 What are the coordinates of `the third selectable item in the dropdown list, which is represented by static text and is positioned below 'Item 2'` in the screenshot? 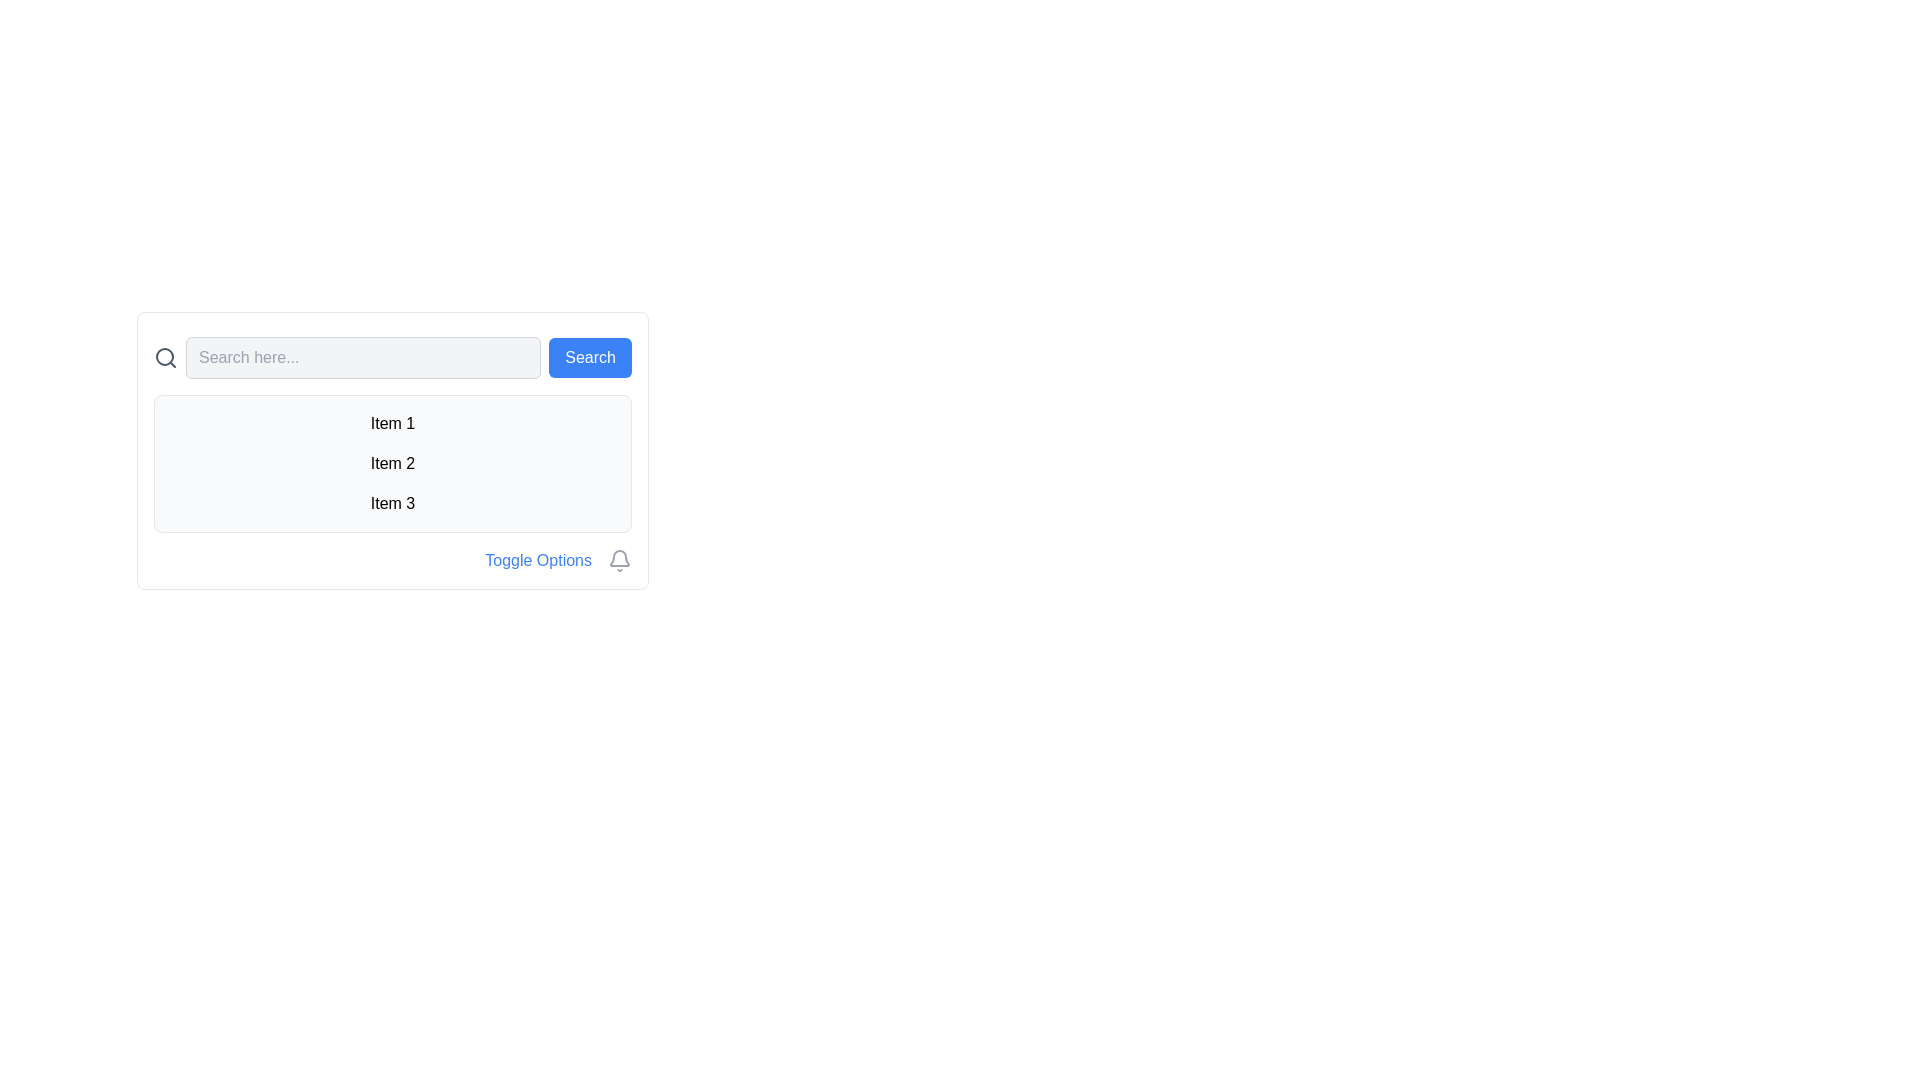 It's located at (393, 503).